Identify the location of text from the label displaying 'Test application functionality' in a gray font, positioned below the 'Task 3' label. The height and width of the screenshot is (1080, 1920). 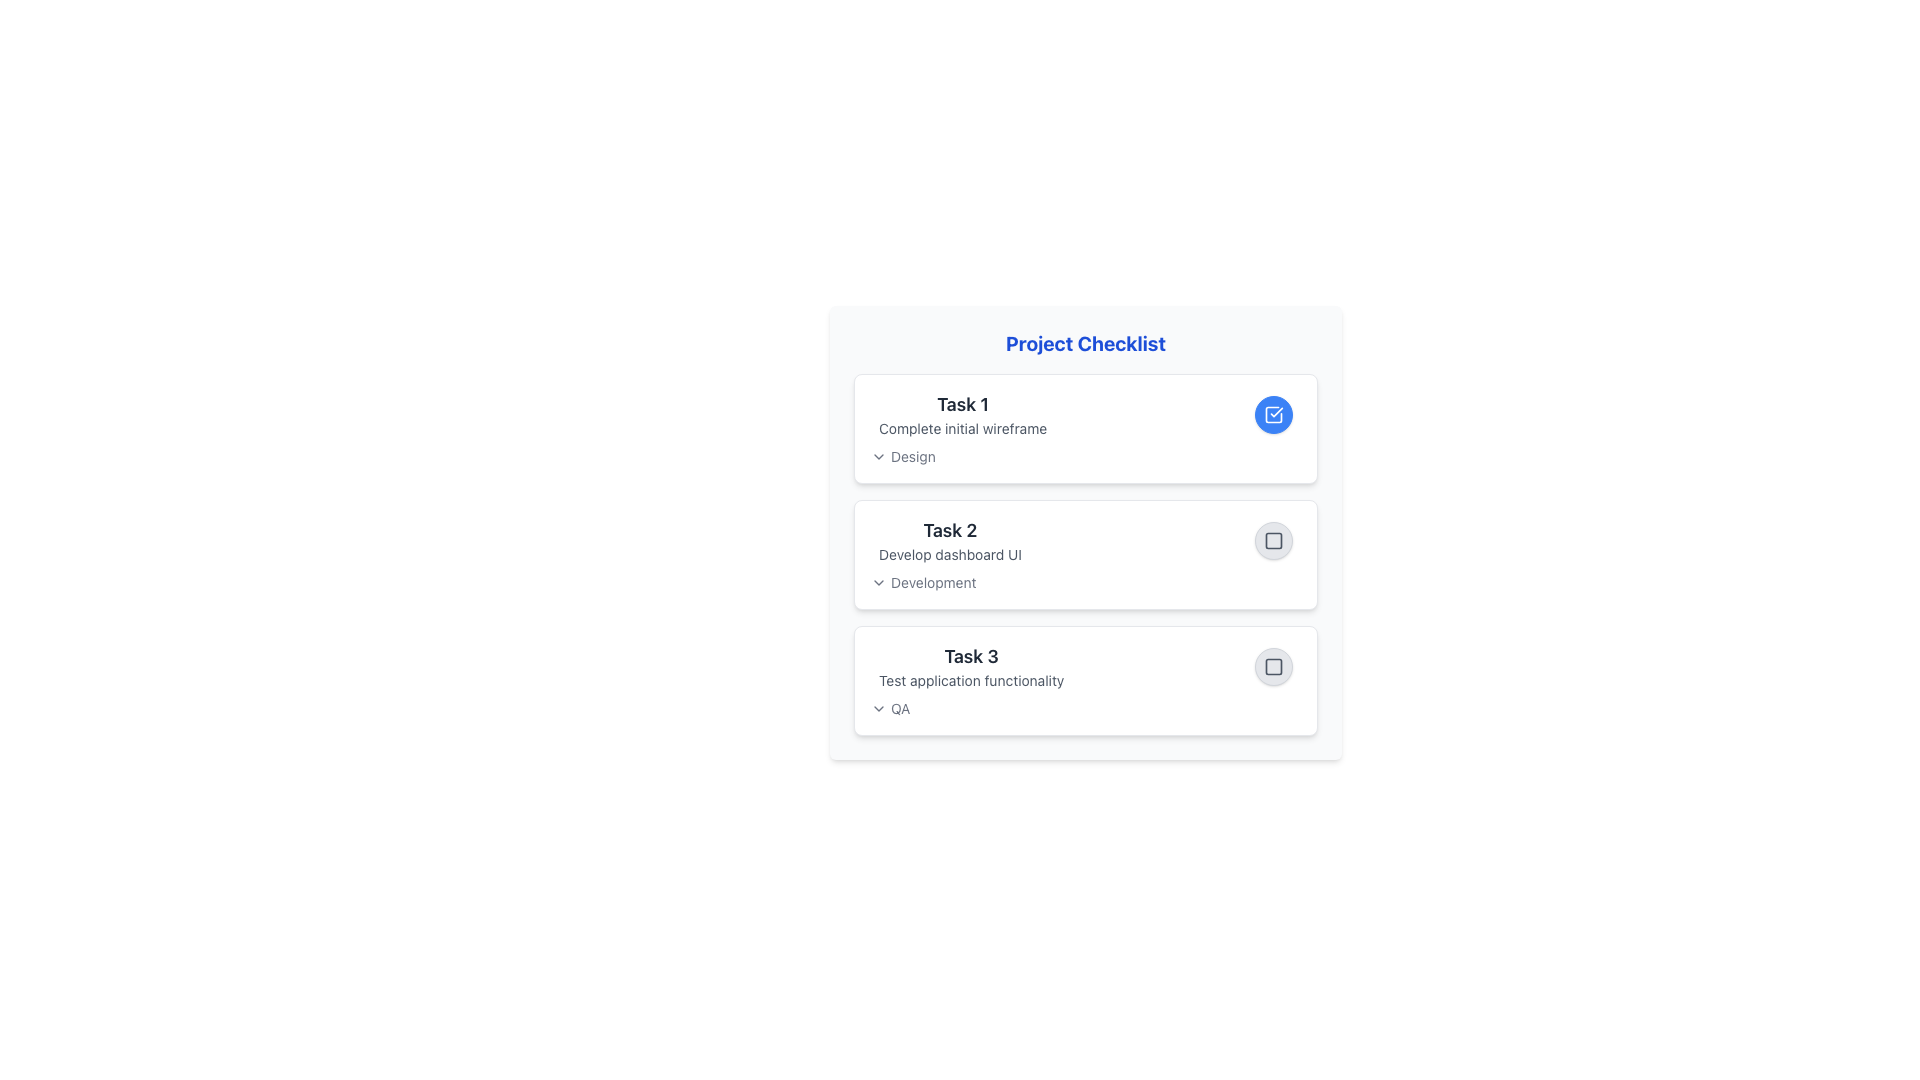
(971, 680).